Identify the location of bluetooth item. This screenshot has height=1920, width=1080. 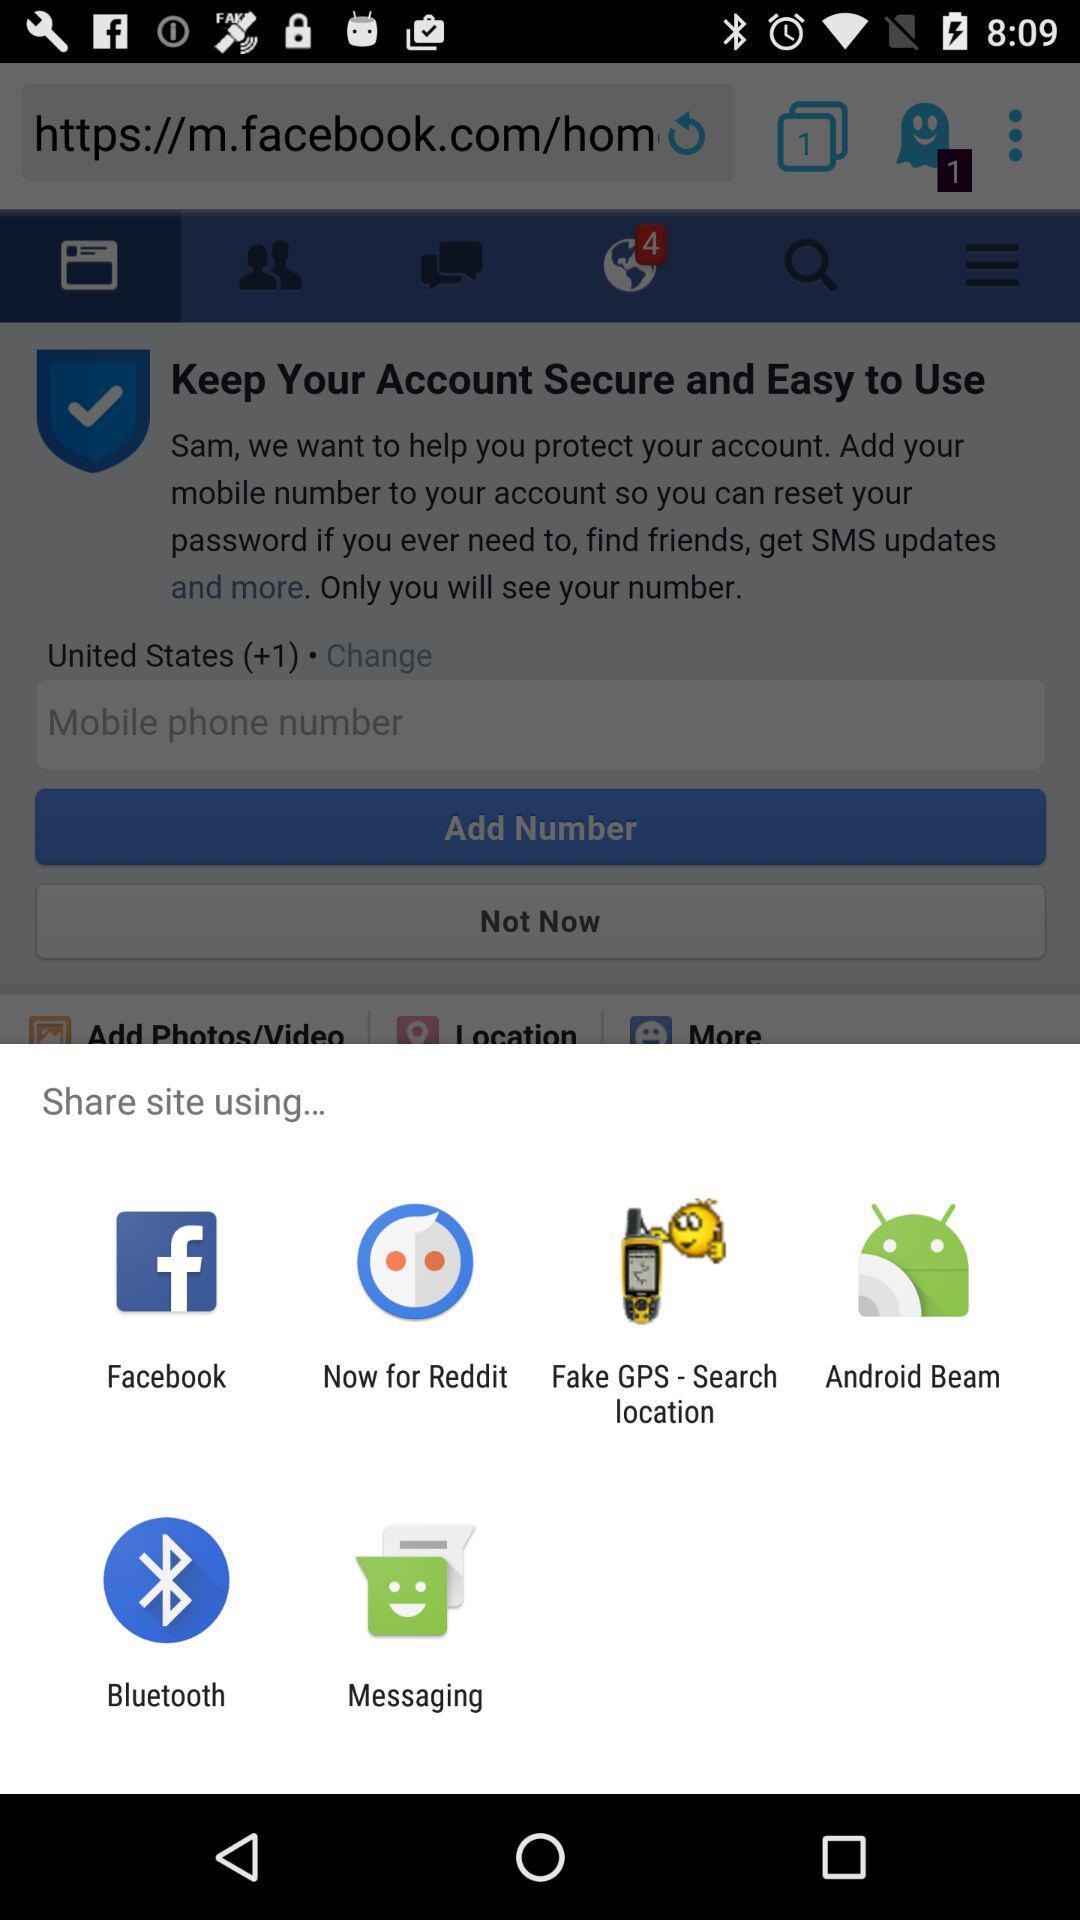
(165, 1711).